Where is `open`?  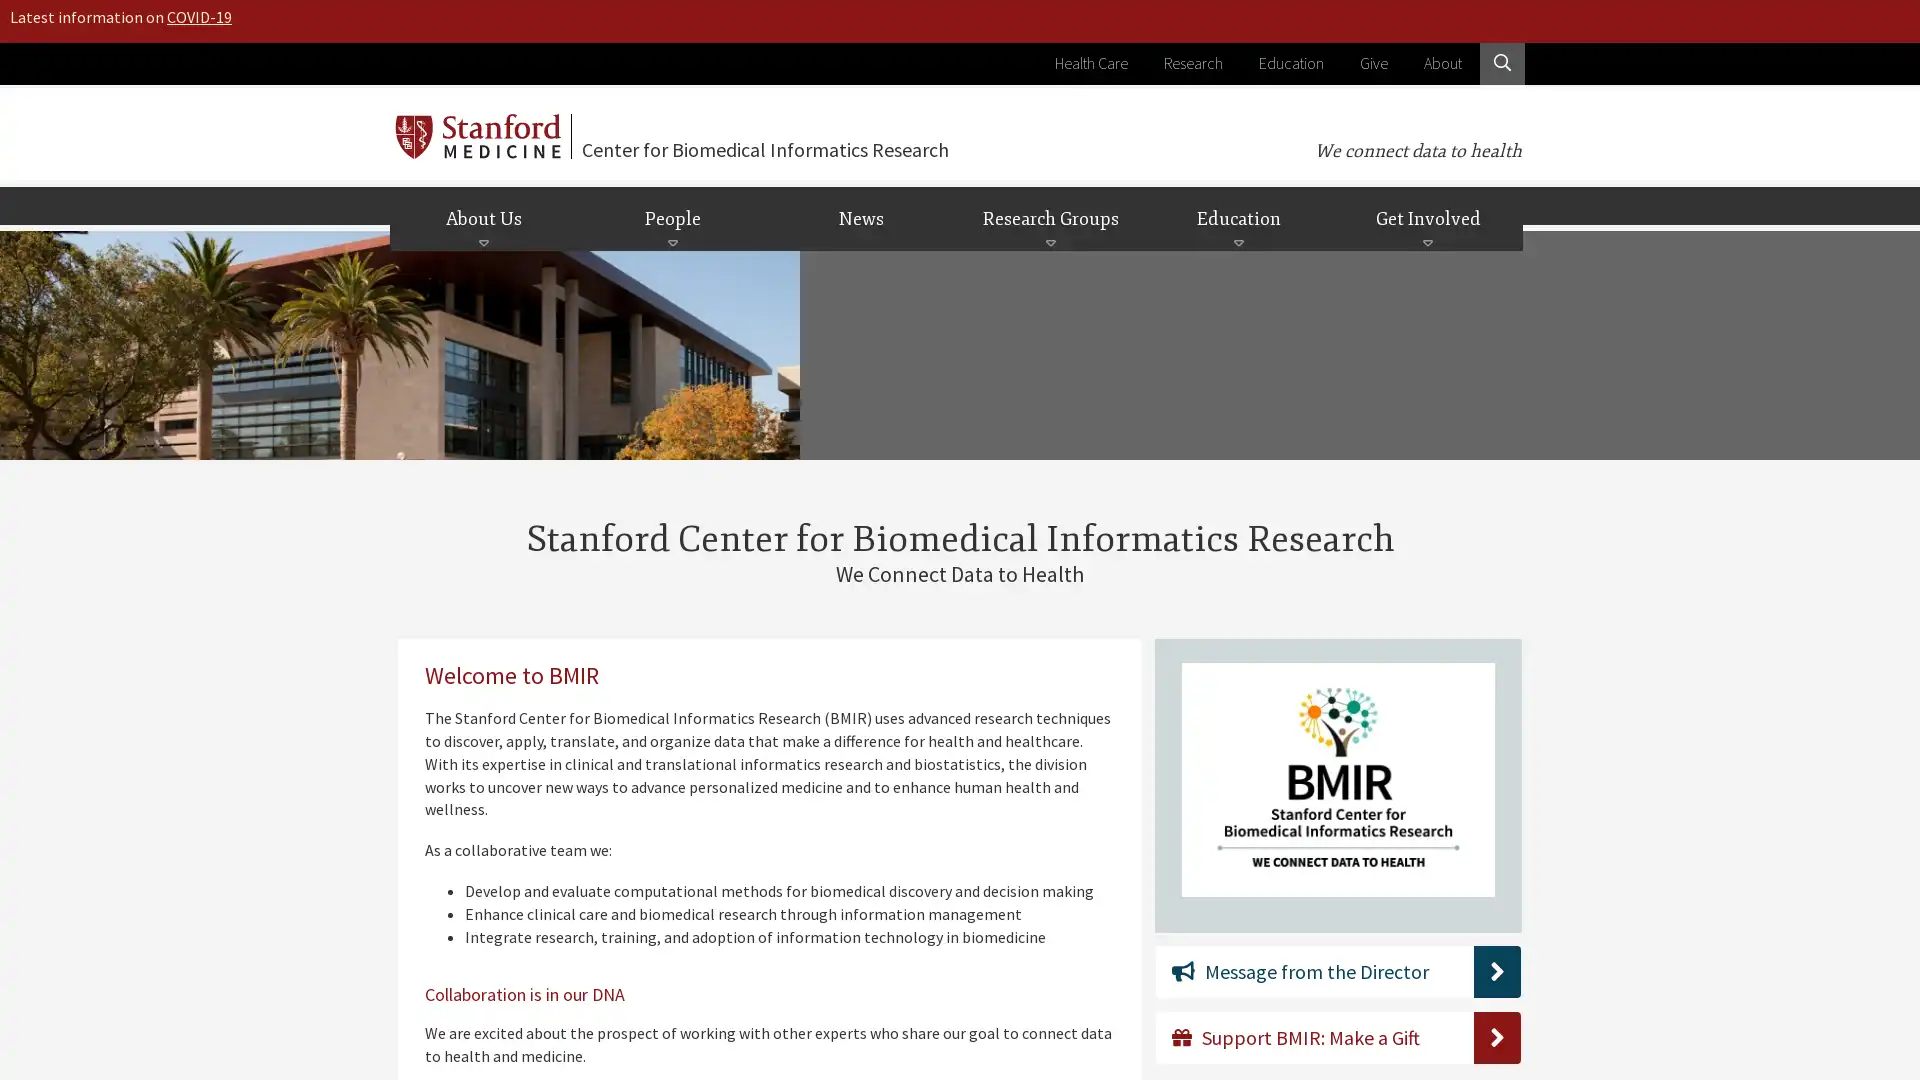 open is located at coordinates (1237, 242).